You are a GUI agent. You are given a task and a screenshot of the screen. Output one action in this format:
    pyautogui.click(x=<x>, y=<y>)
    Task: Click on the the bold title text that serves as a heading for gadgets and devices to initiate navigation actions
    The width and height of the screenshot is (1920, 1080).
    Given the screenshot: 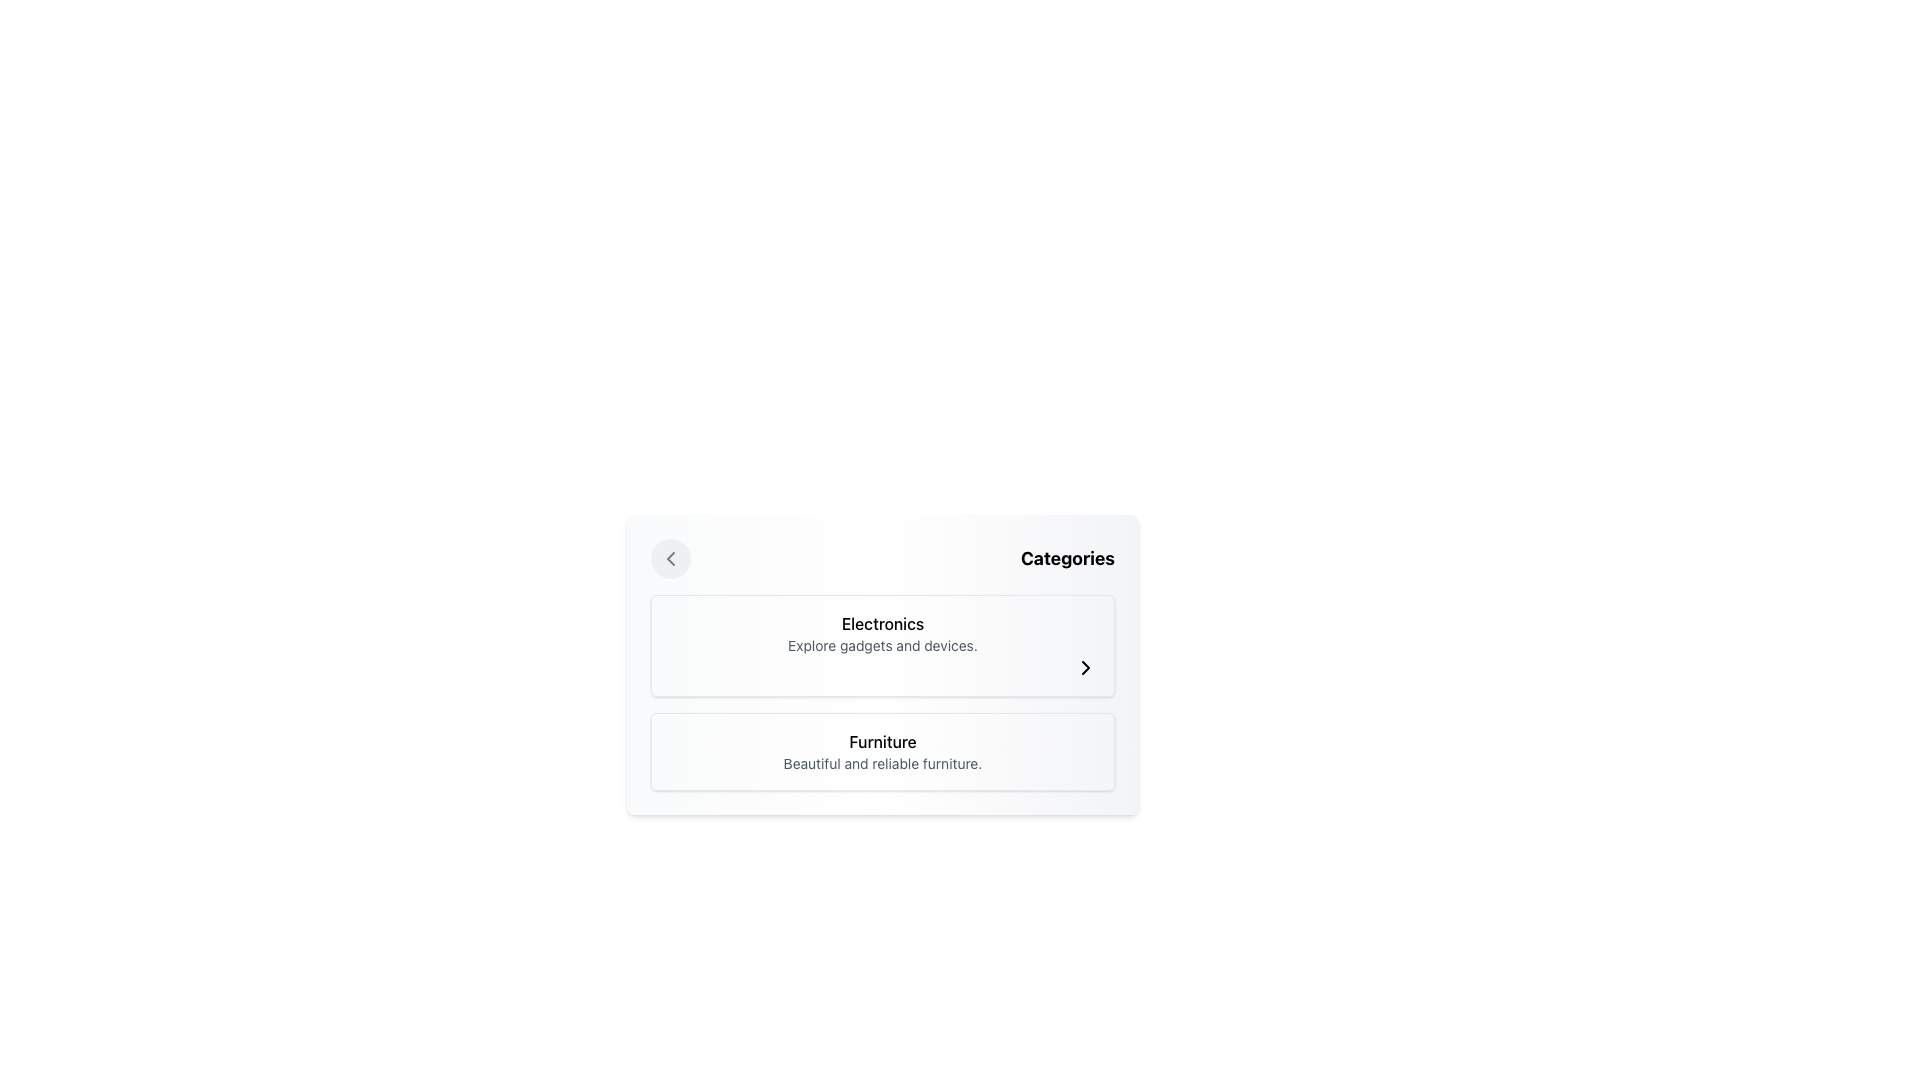 What is the action you would take?
    pyautogui.click(x=882, y=623)
    